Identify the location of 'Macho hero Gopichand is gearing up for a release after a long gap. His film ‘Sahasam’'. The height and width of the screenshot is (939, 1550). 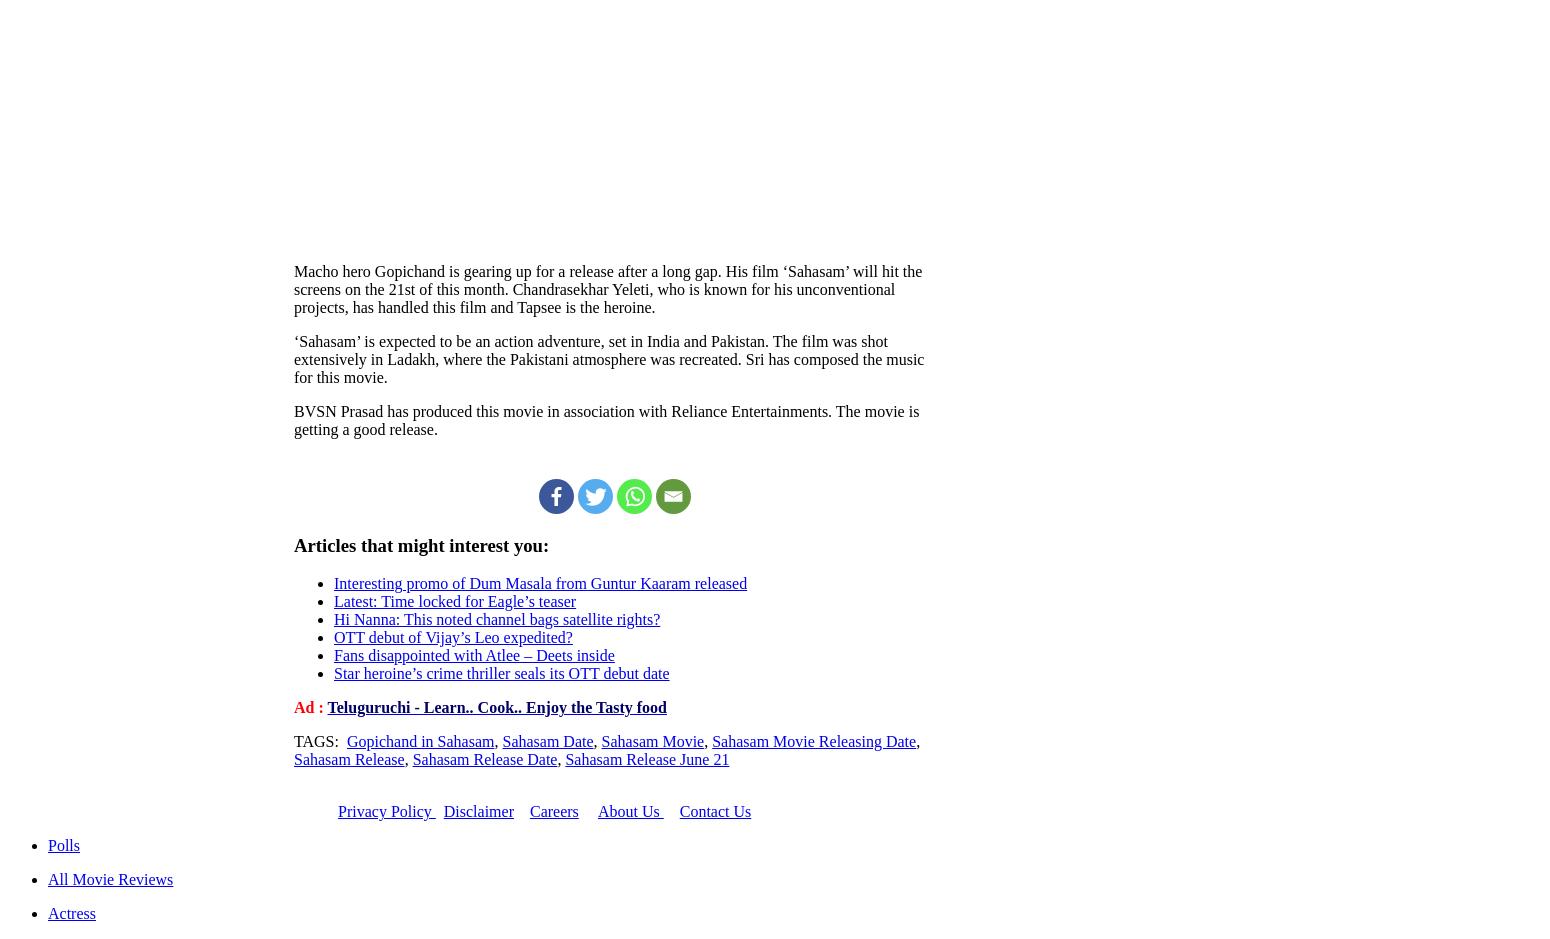
(571, 269).